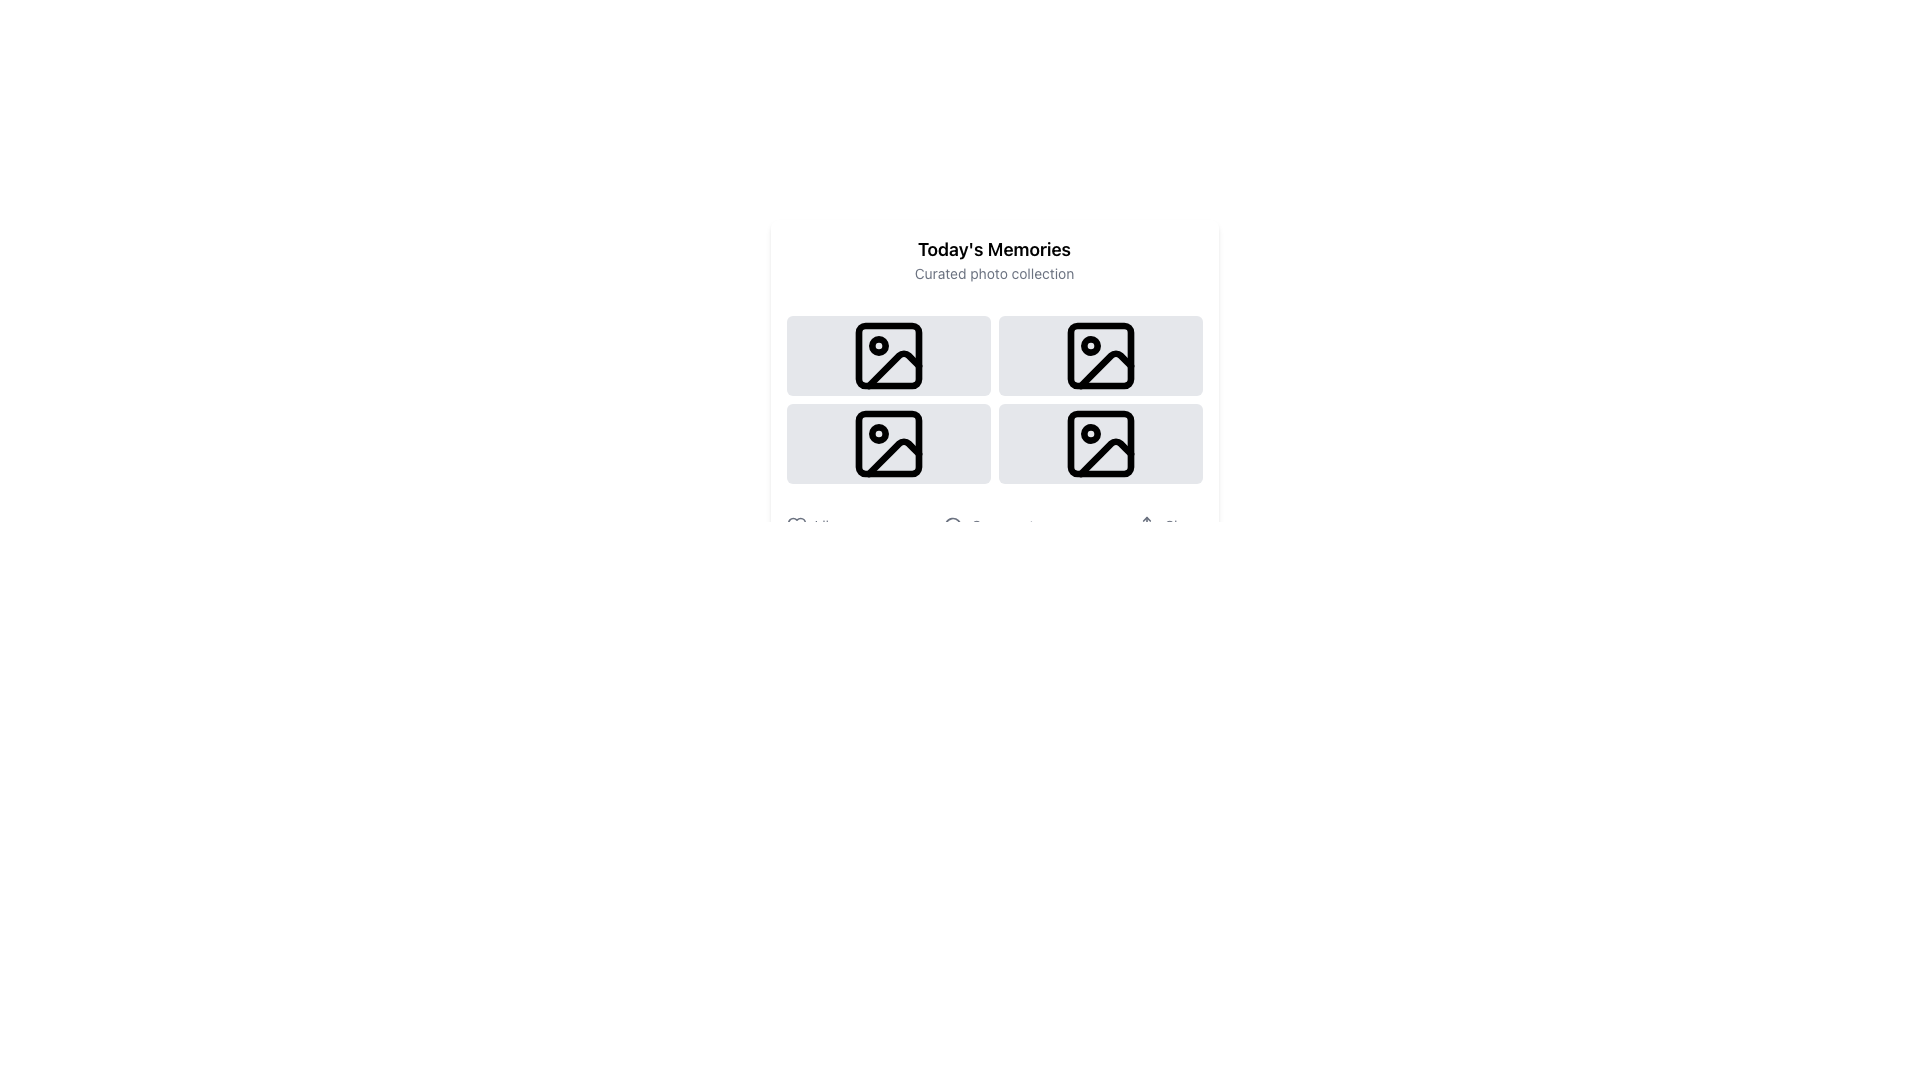 Image resolution: width=1920 pixels, height=1080 pixels. What do you see at coordinates (1099, 354) in the screenshot?
I see `the image placeholder element, which is styled with a light gray background and contains a black outlined image icon, located towards the top center-right of the interface` at bounding box center [1099, 354].